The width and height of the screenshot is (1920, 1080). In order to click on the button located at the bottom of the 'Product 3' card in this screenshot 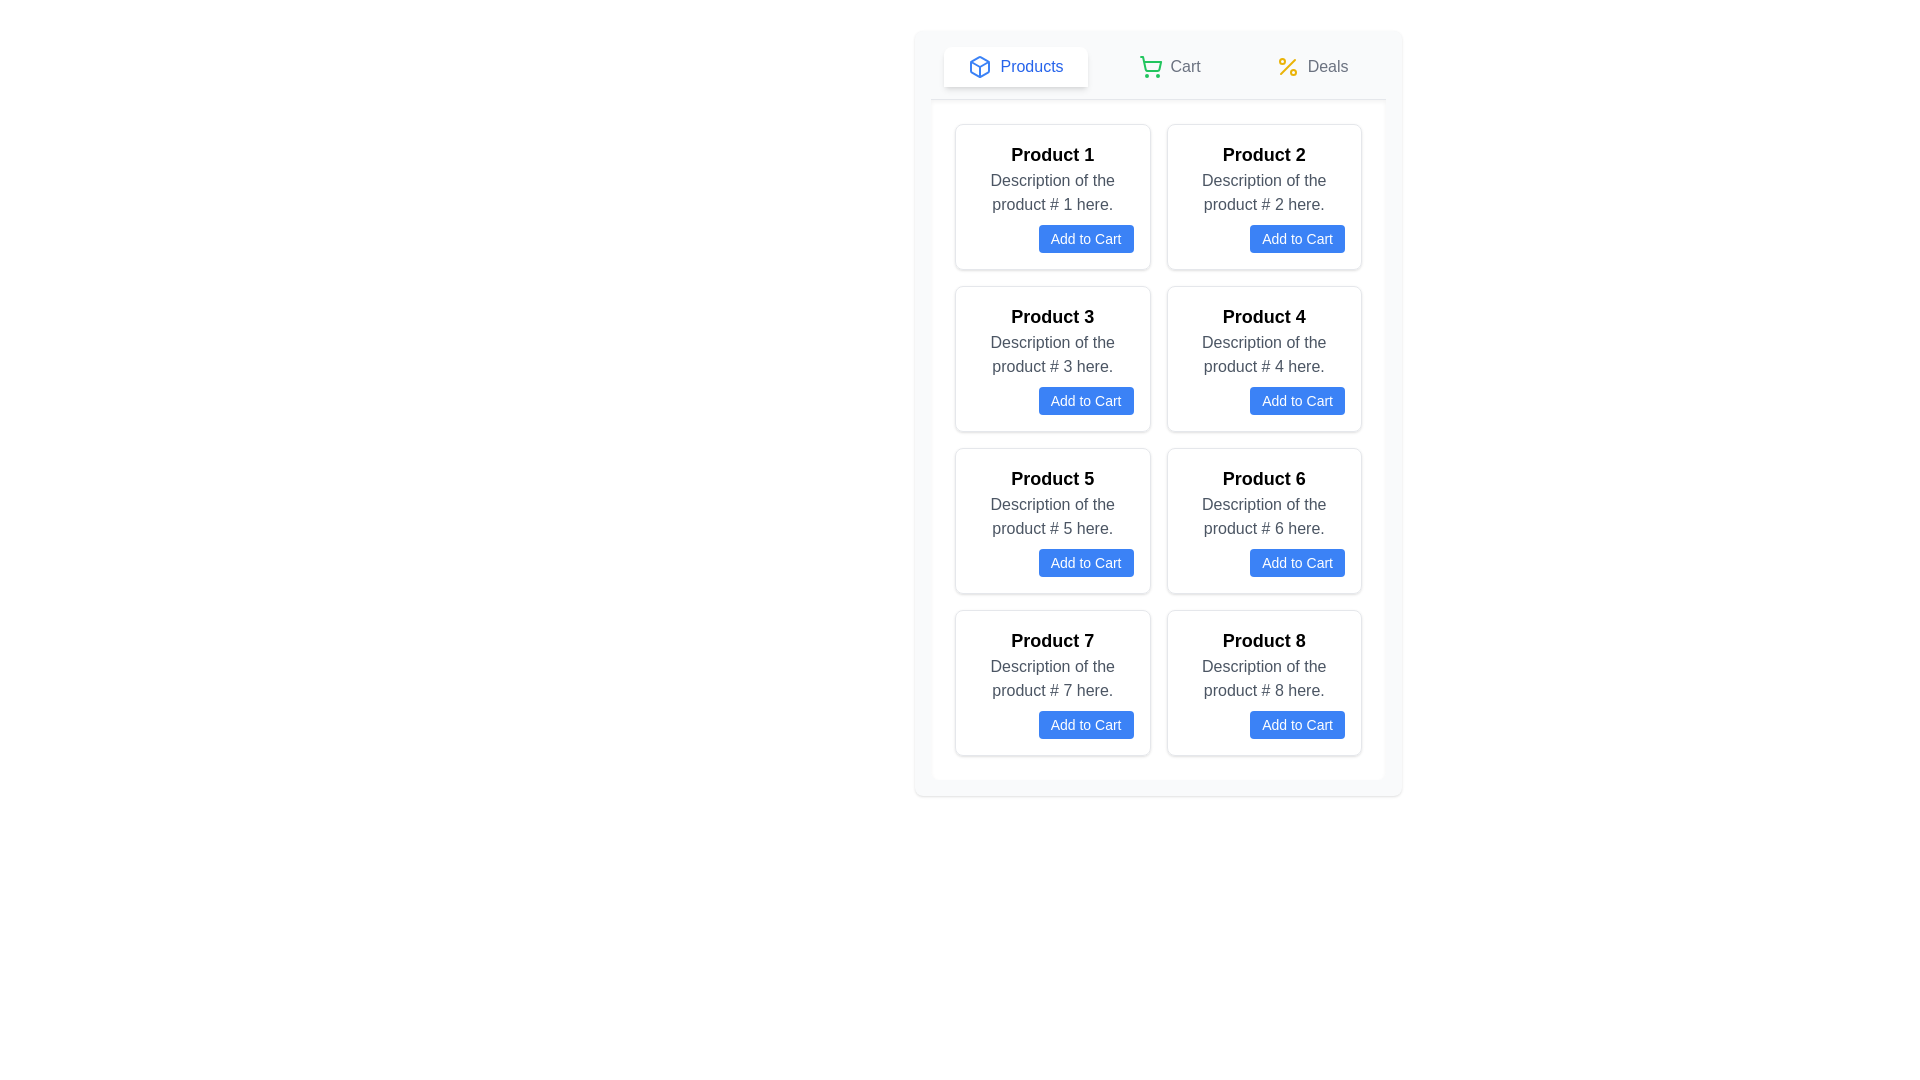, I will do `click(1085, 401)`.